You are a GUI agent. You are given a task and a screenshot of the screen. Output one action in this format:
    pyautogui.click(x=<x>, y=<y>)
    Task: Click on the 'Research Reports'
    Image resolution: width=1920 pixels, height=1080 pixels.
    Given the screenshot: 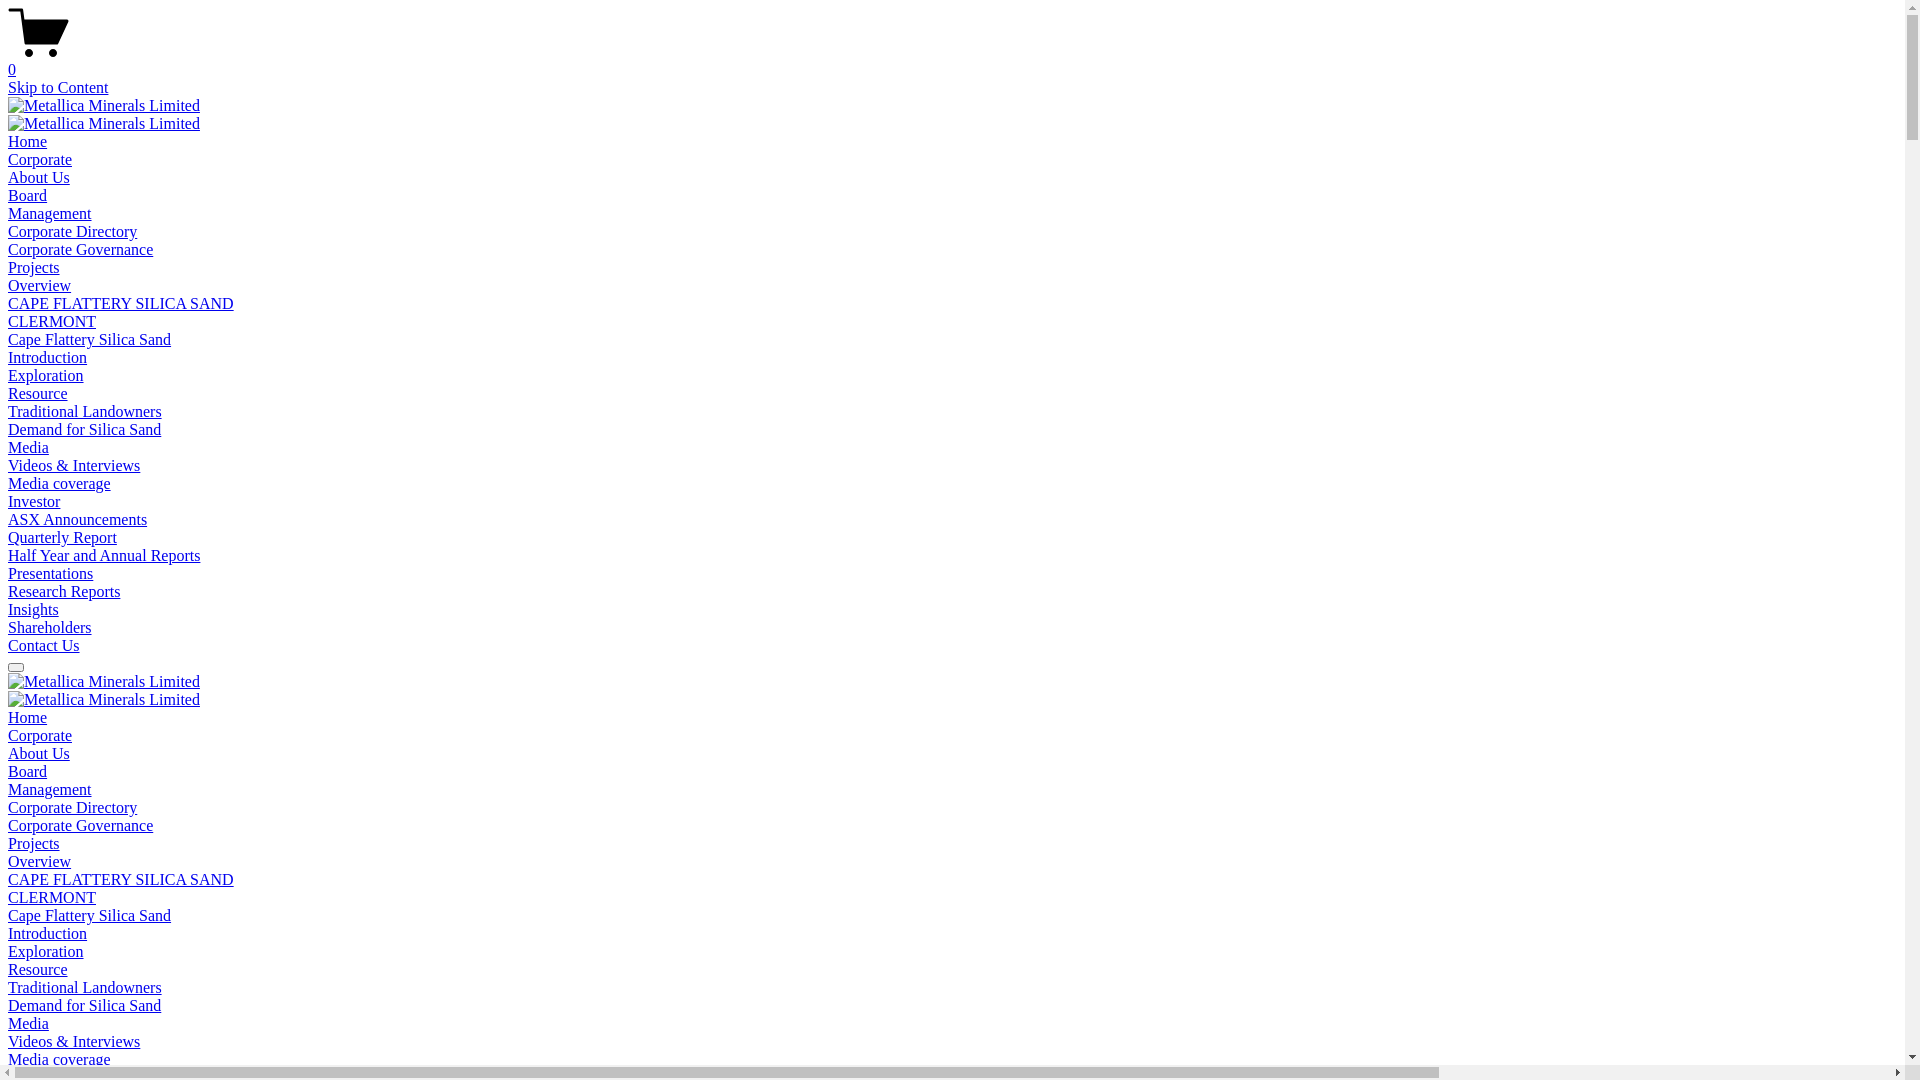 What is the action you would take?
    pyautogui.click(x=63, y=590)
    